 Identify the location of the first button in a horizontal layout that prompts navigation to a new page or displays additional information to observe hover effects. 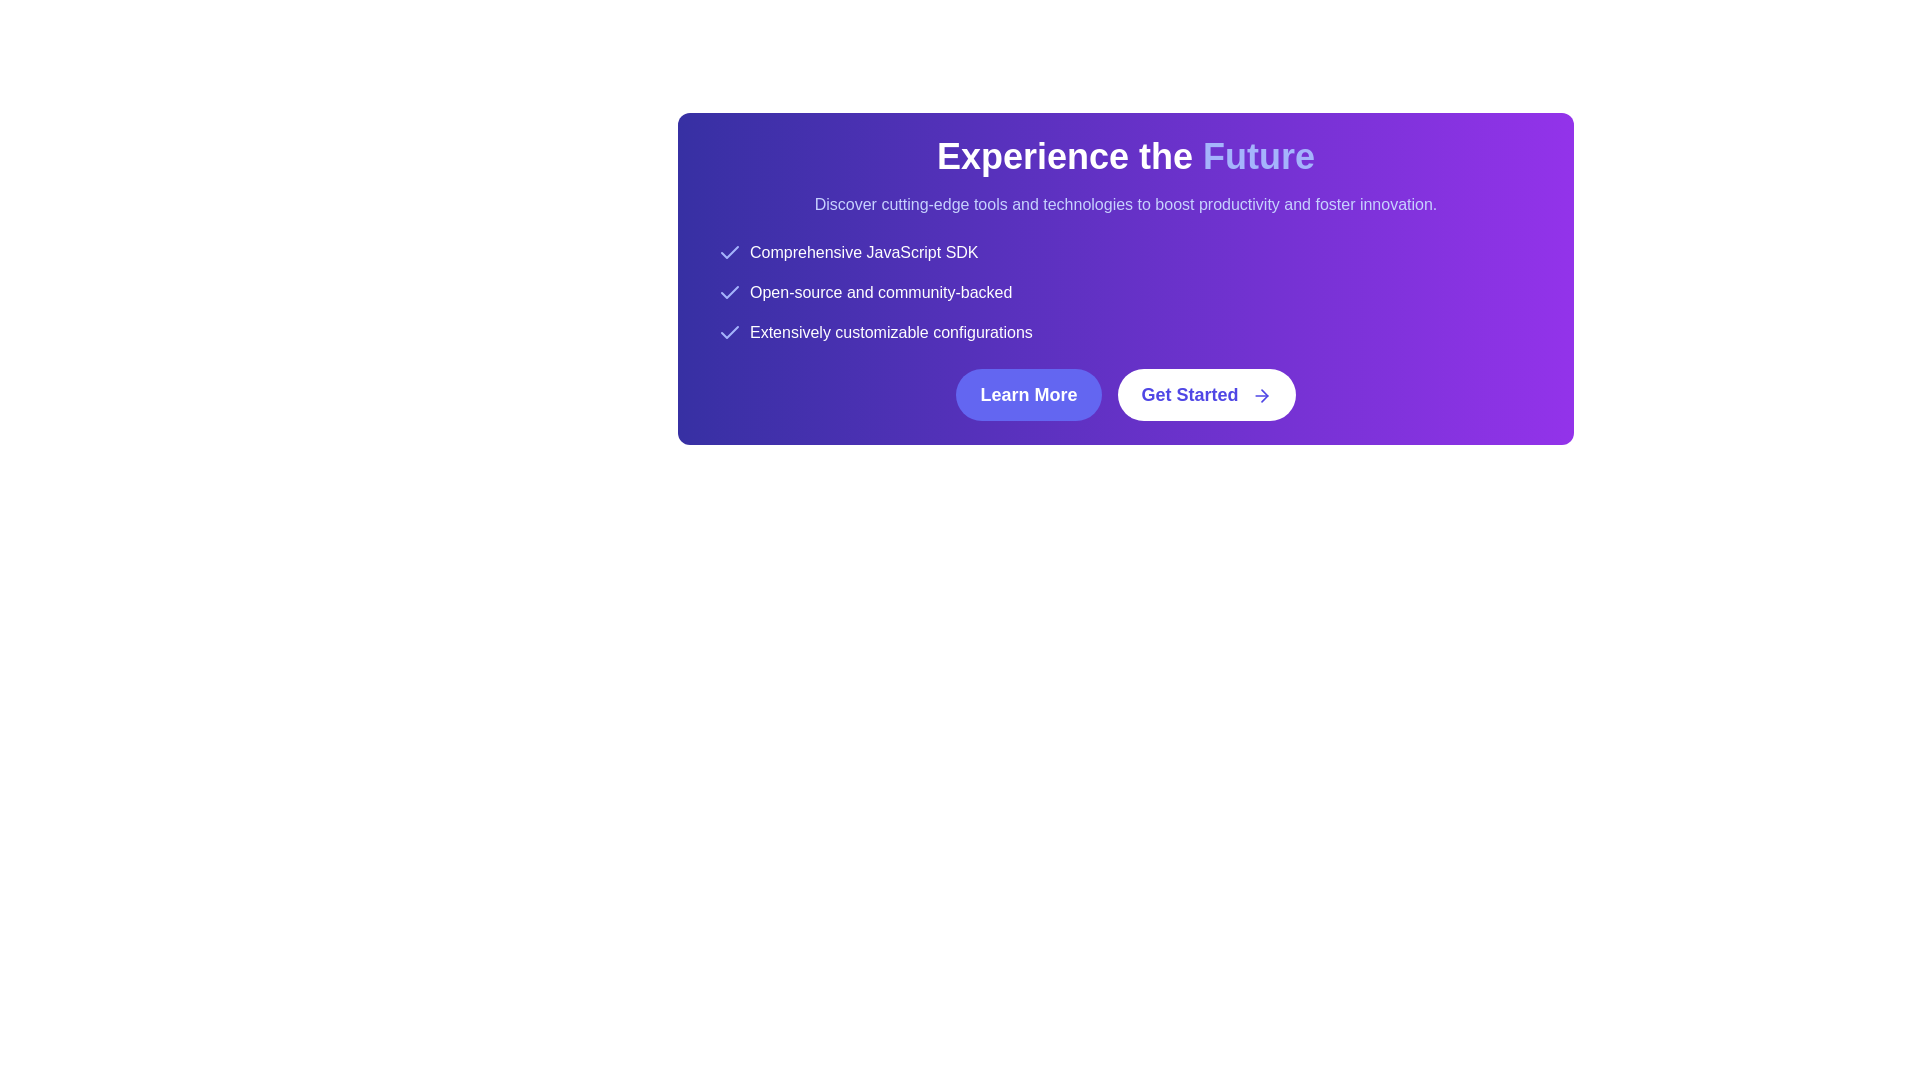
(1028, 394).